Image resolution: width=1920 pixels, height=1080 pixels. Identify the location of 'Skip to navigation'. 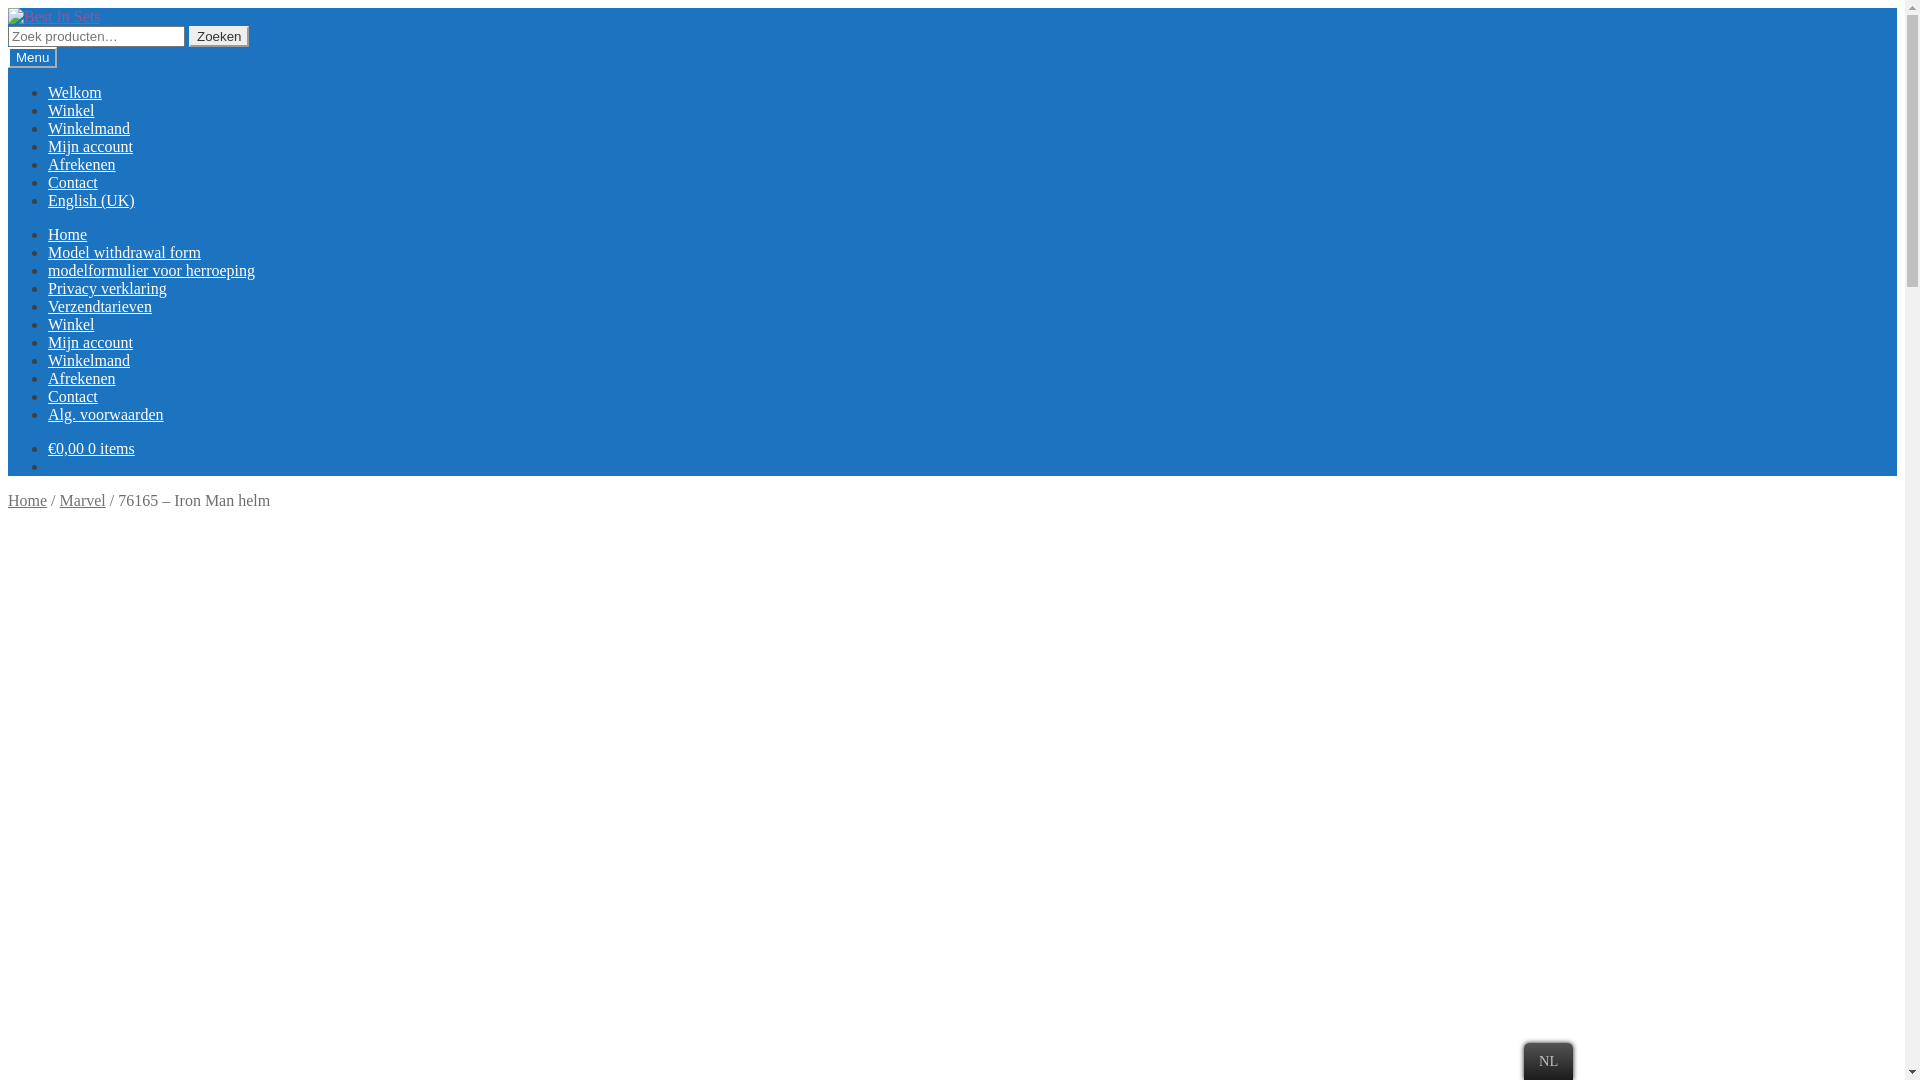
(7, 7).